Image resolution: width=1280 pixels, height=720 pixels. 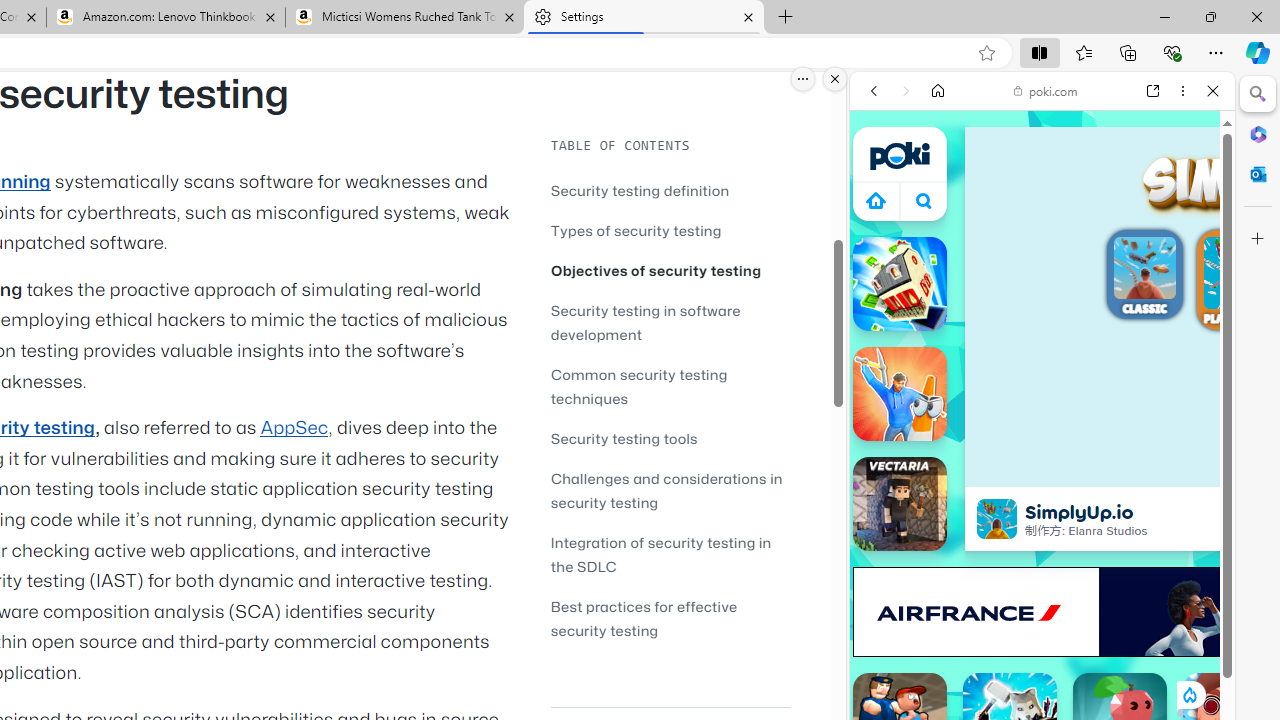 I want to click on 'Objectives of security testing', so click(x=656, y=270).